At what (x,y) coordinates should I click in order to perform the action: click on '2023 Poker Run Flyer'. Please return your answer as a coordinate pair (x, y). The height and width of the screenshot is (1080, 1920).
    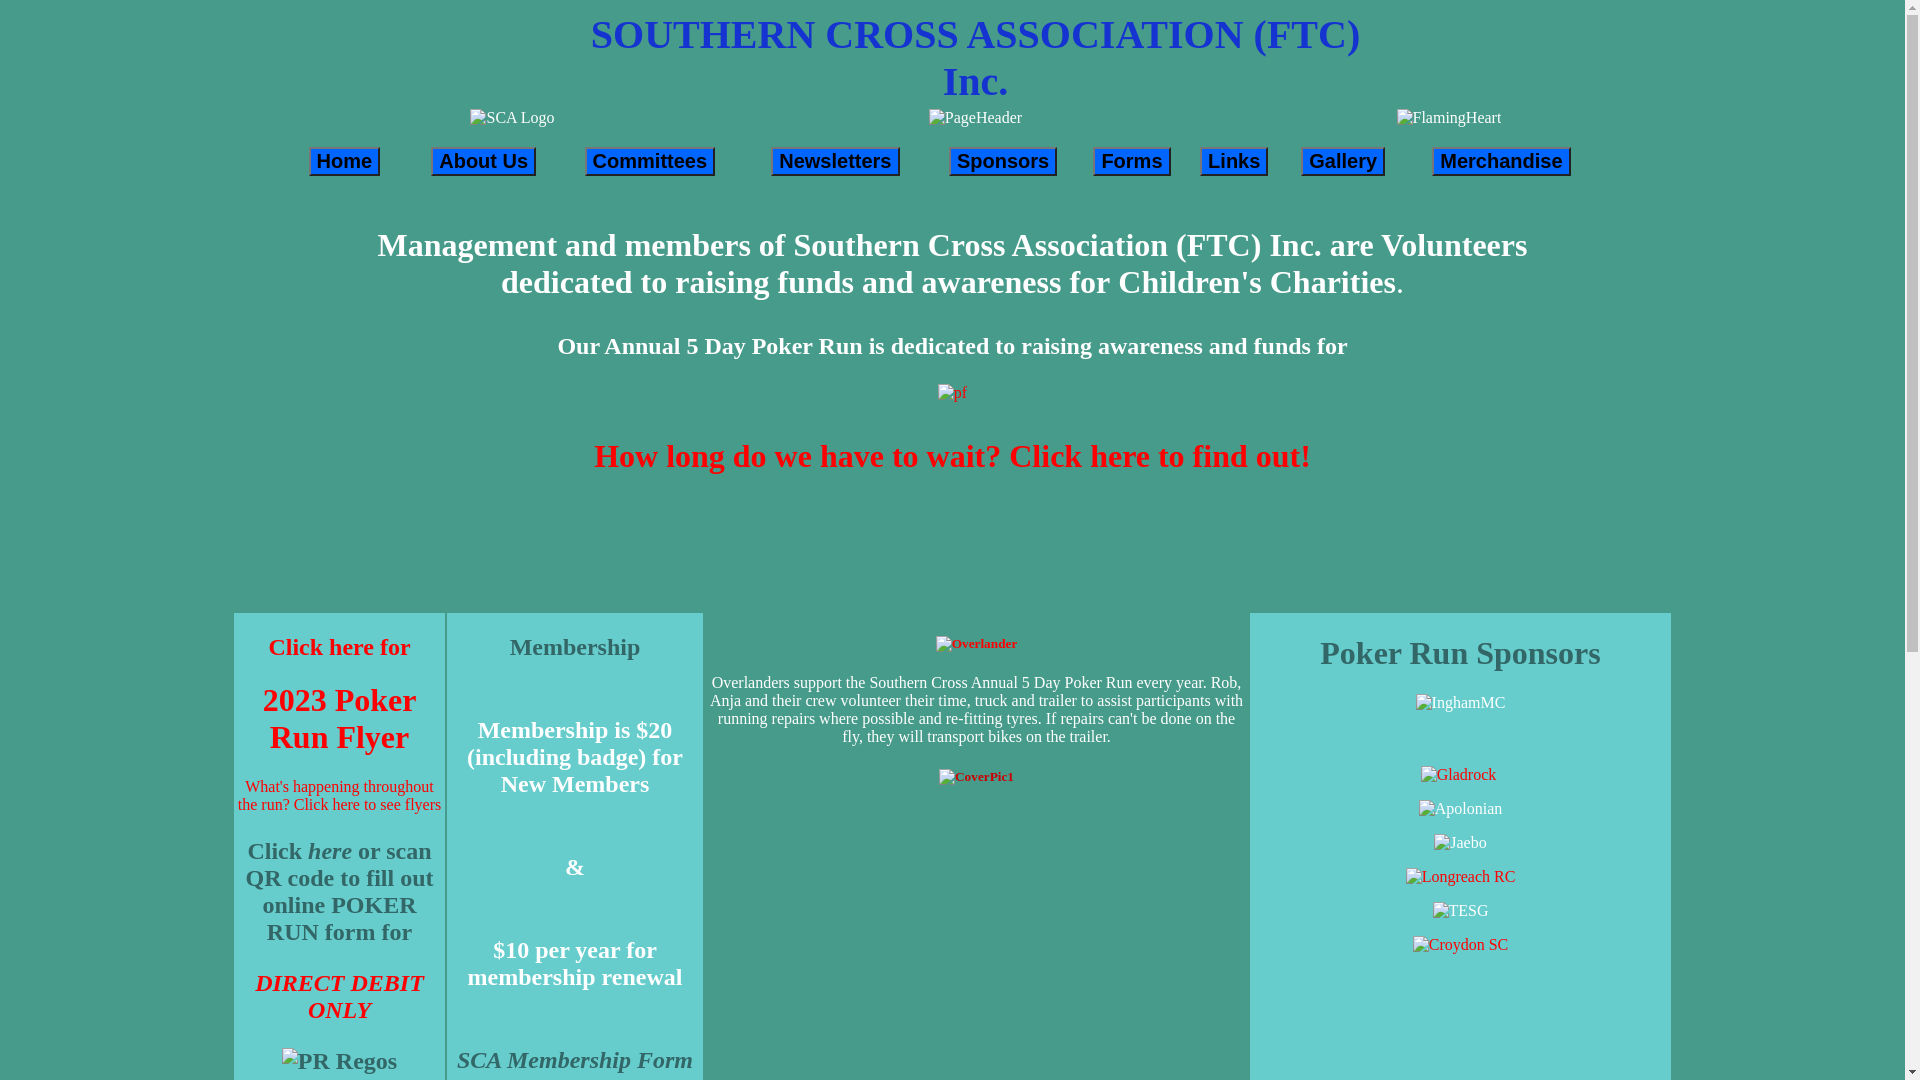
    Looking at the image, I should click on (340, 717).